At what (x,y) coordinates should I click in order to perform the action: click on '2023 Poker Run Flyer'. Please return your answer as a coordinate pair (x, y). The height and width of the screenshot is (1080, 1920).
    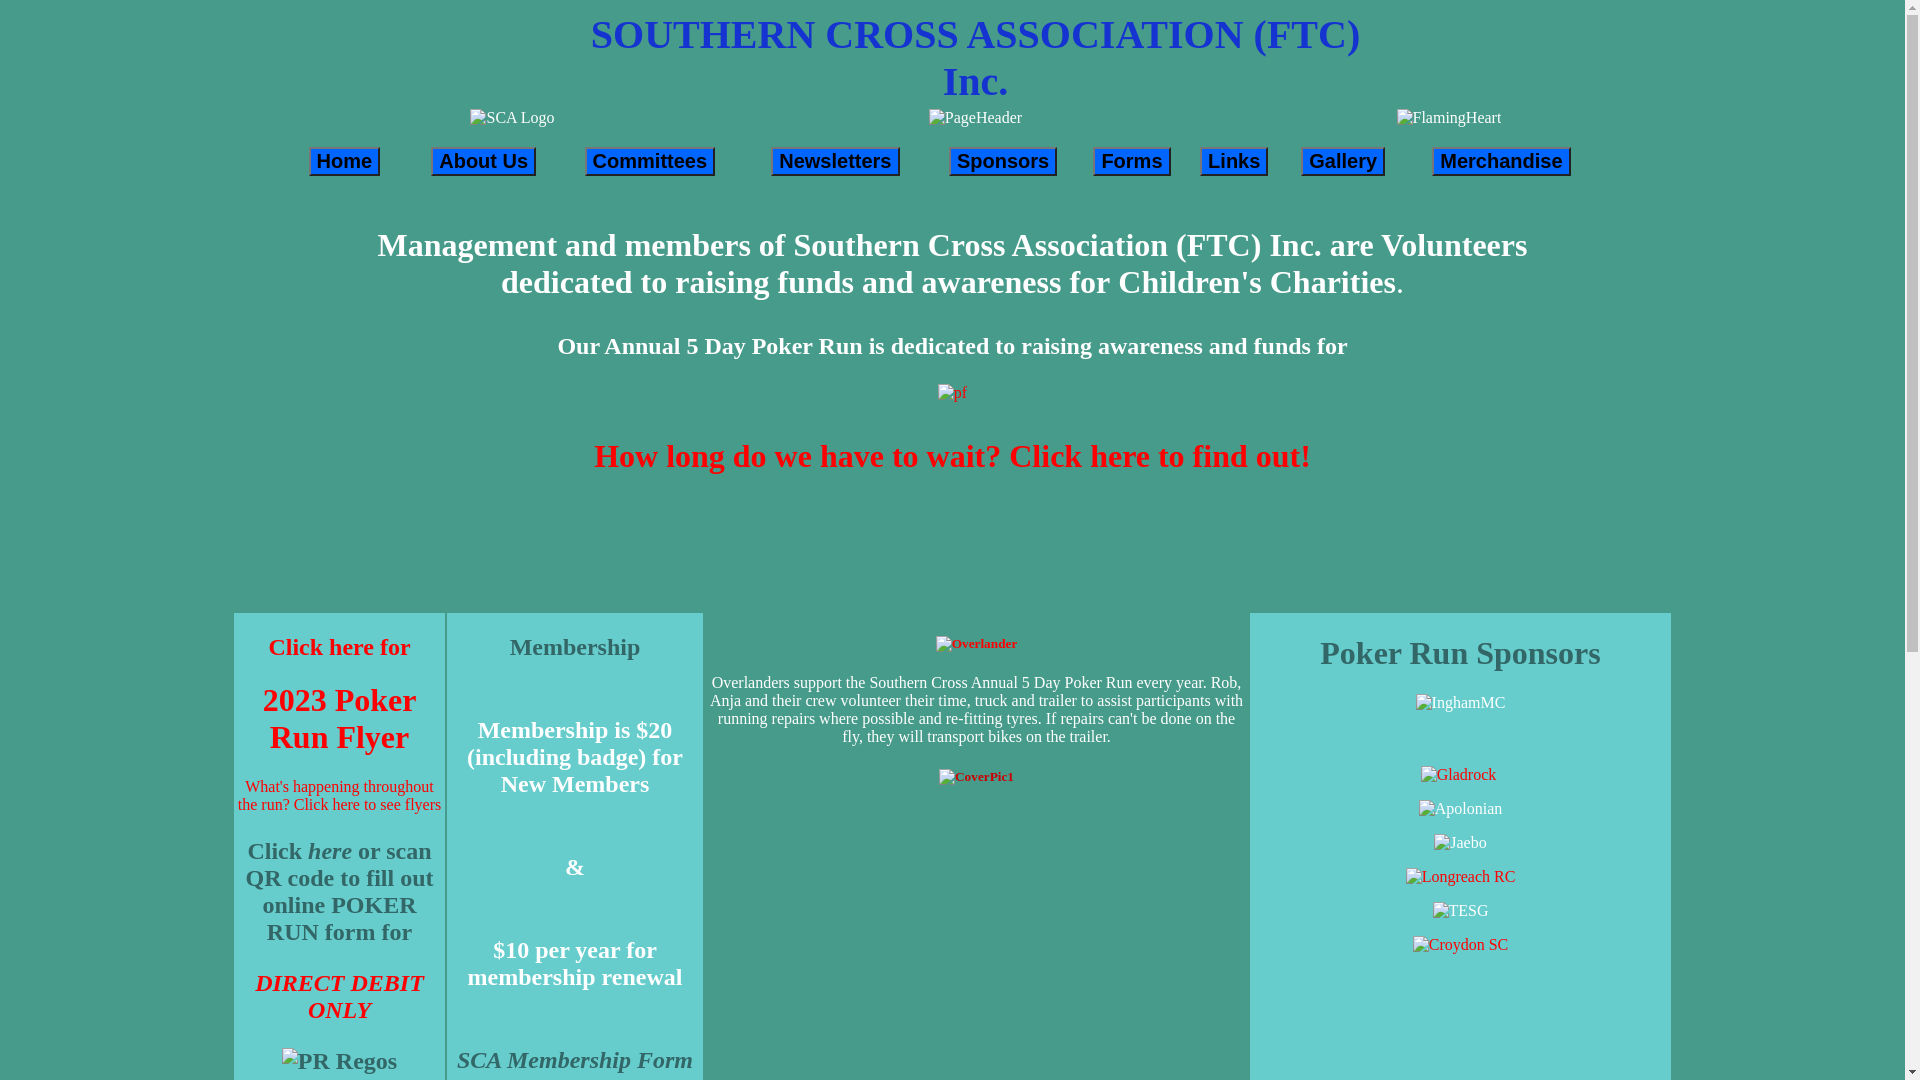
    Looking at the image, I should click on (340, 717).